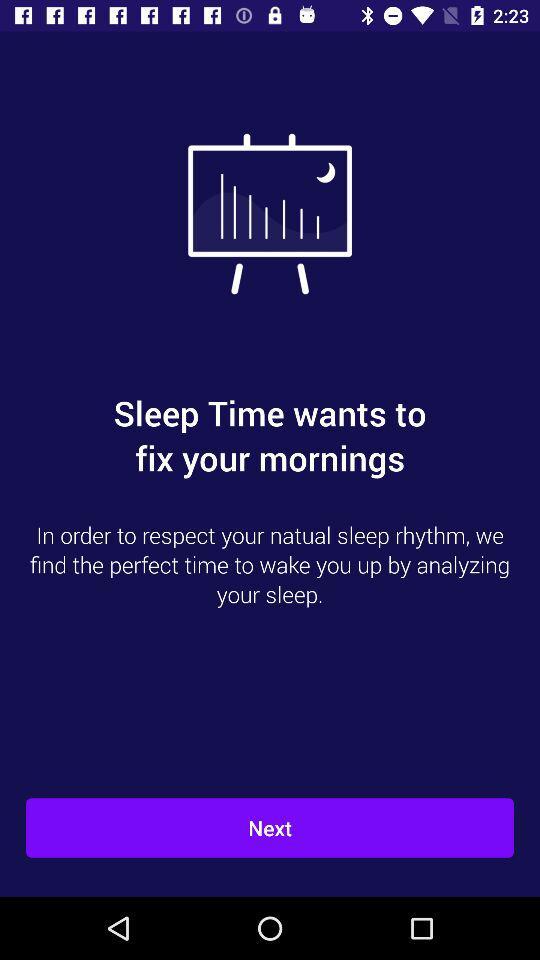 The width and height of the screenshot is (540, 960). Describe the element at coordinates (270, 828) in the screenshot. I see `the icon below in order to item` at that location.